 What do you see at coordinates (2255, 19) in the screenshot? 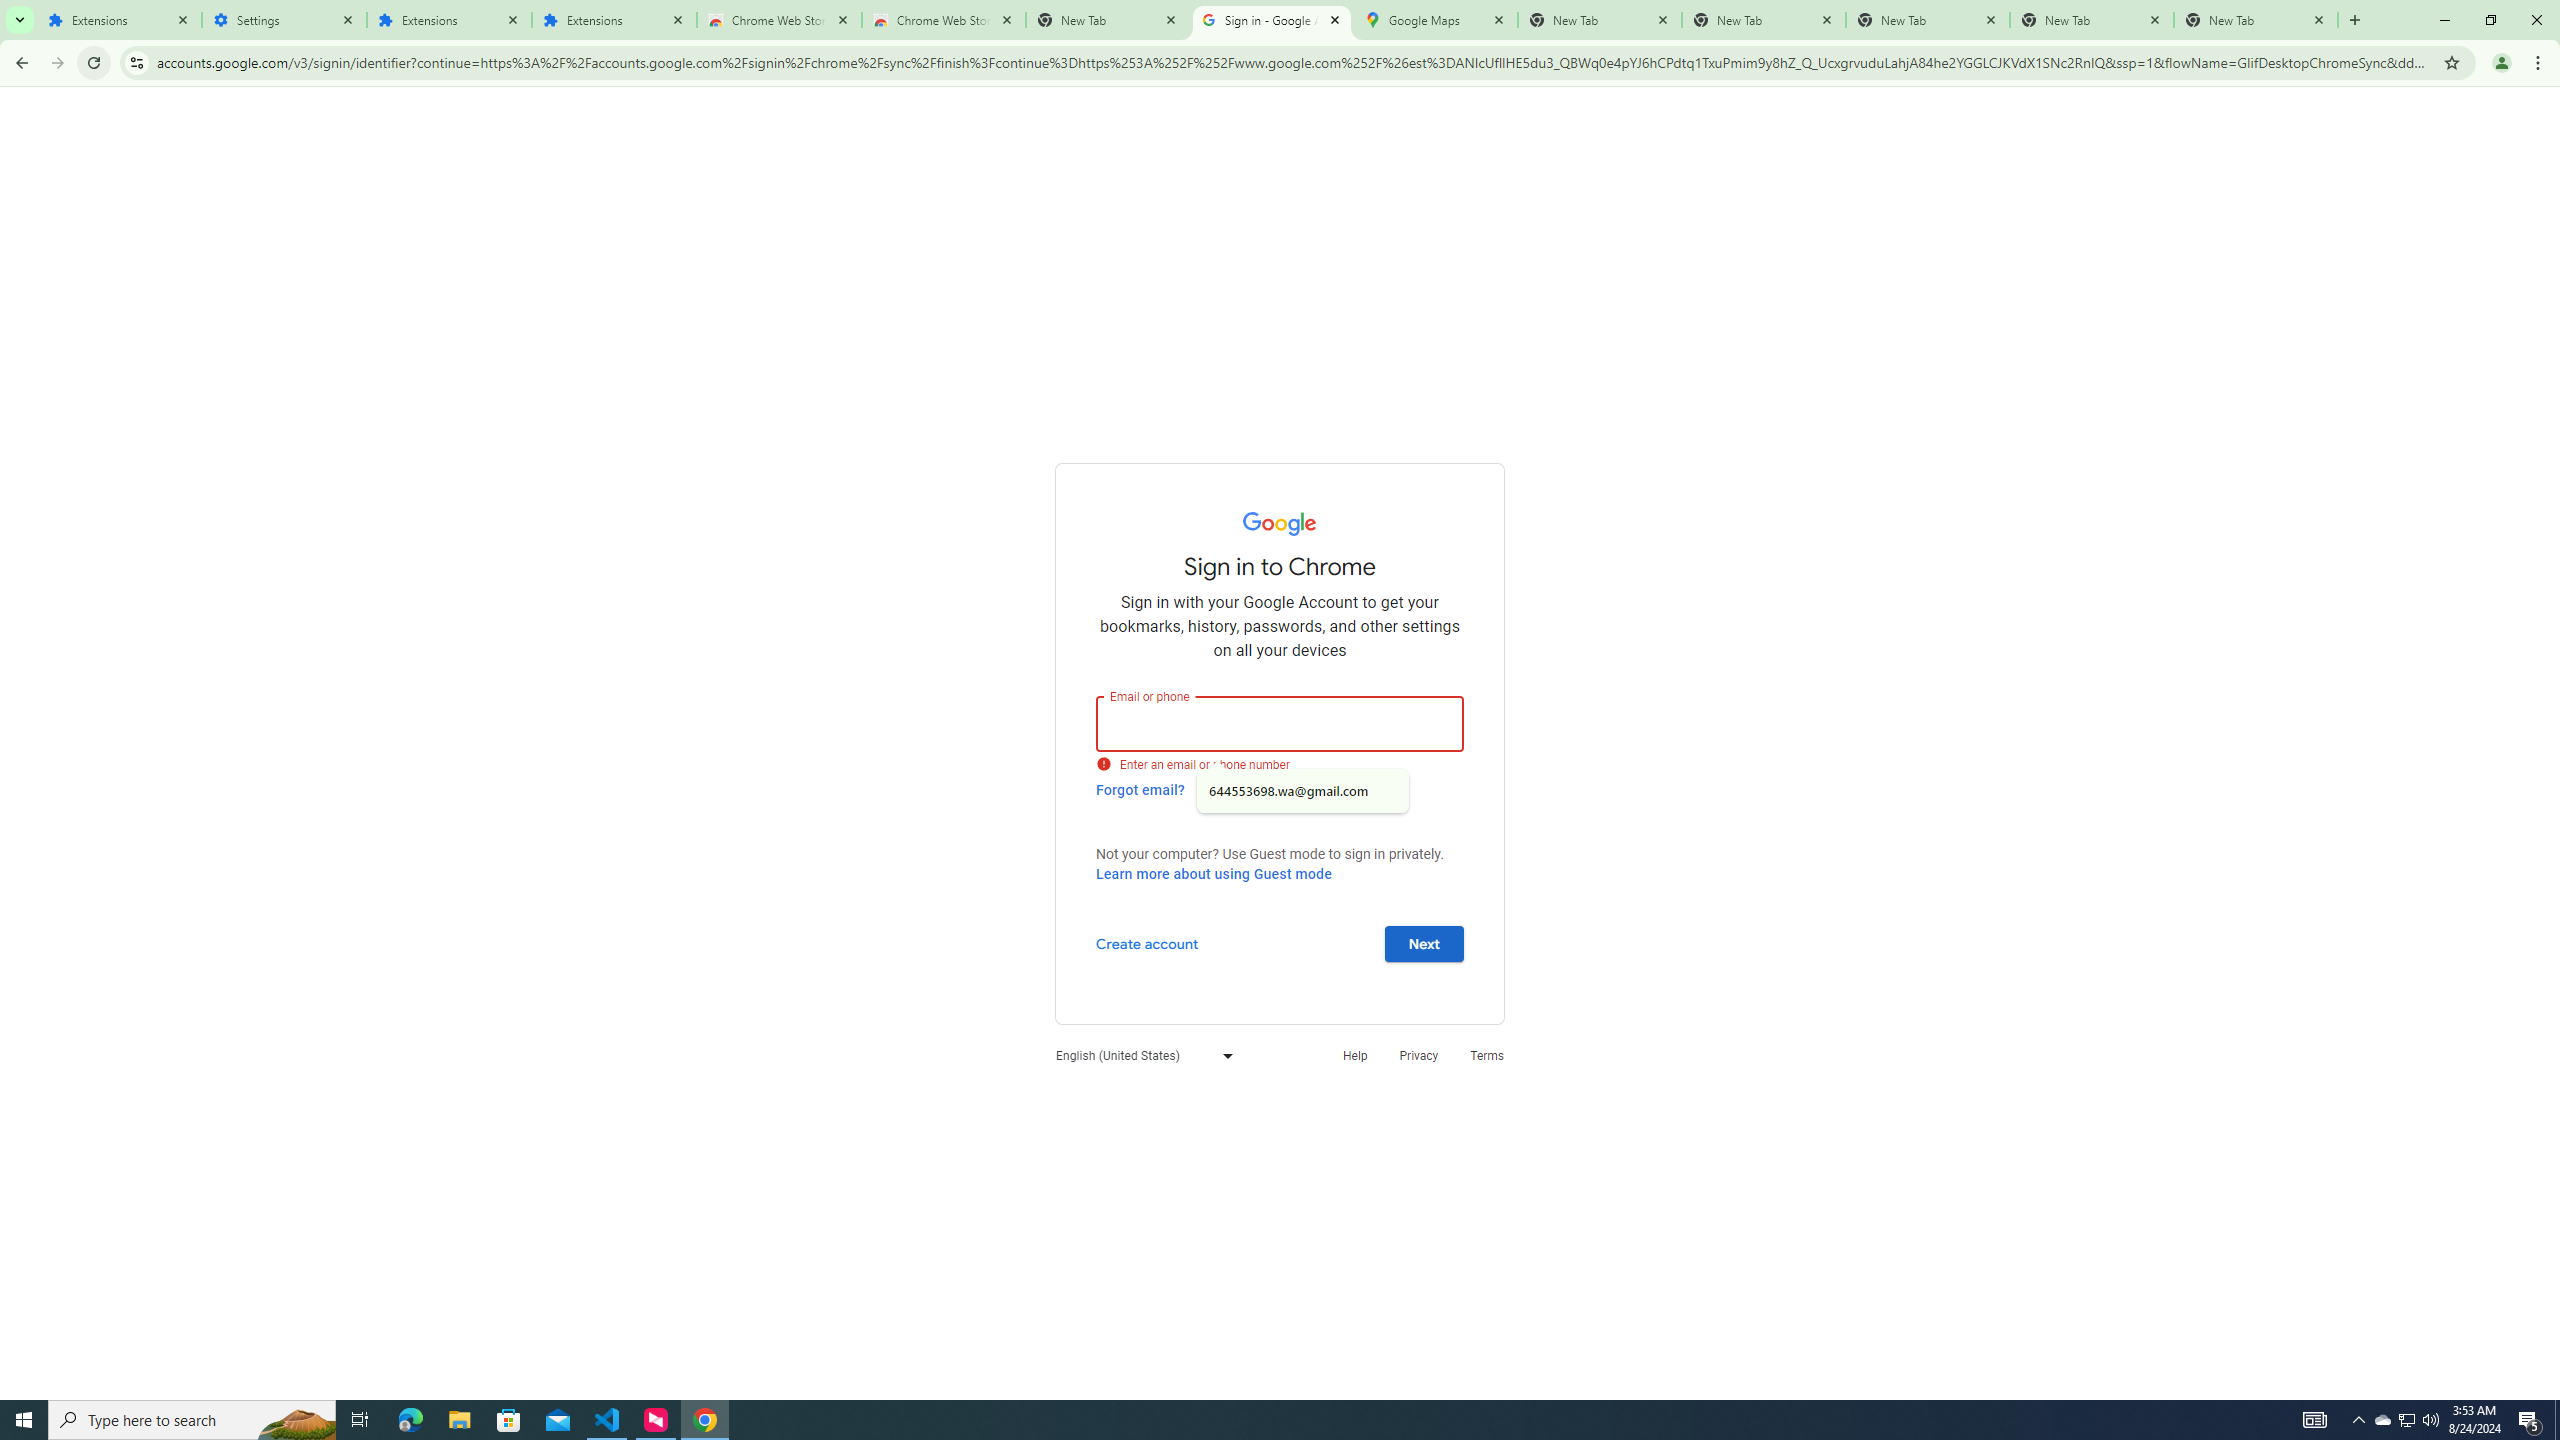
I see `'New Tab'` at bounding box center [2255, 19].